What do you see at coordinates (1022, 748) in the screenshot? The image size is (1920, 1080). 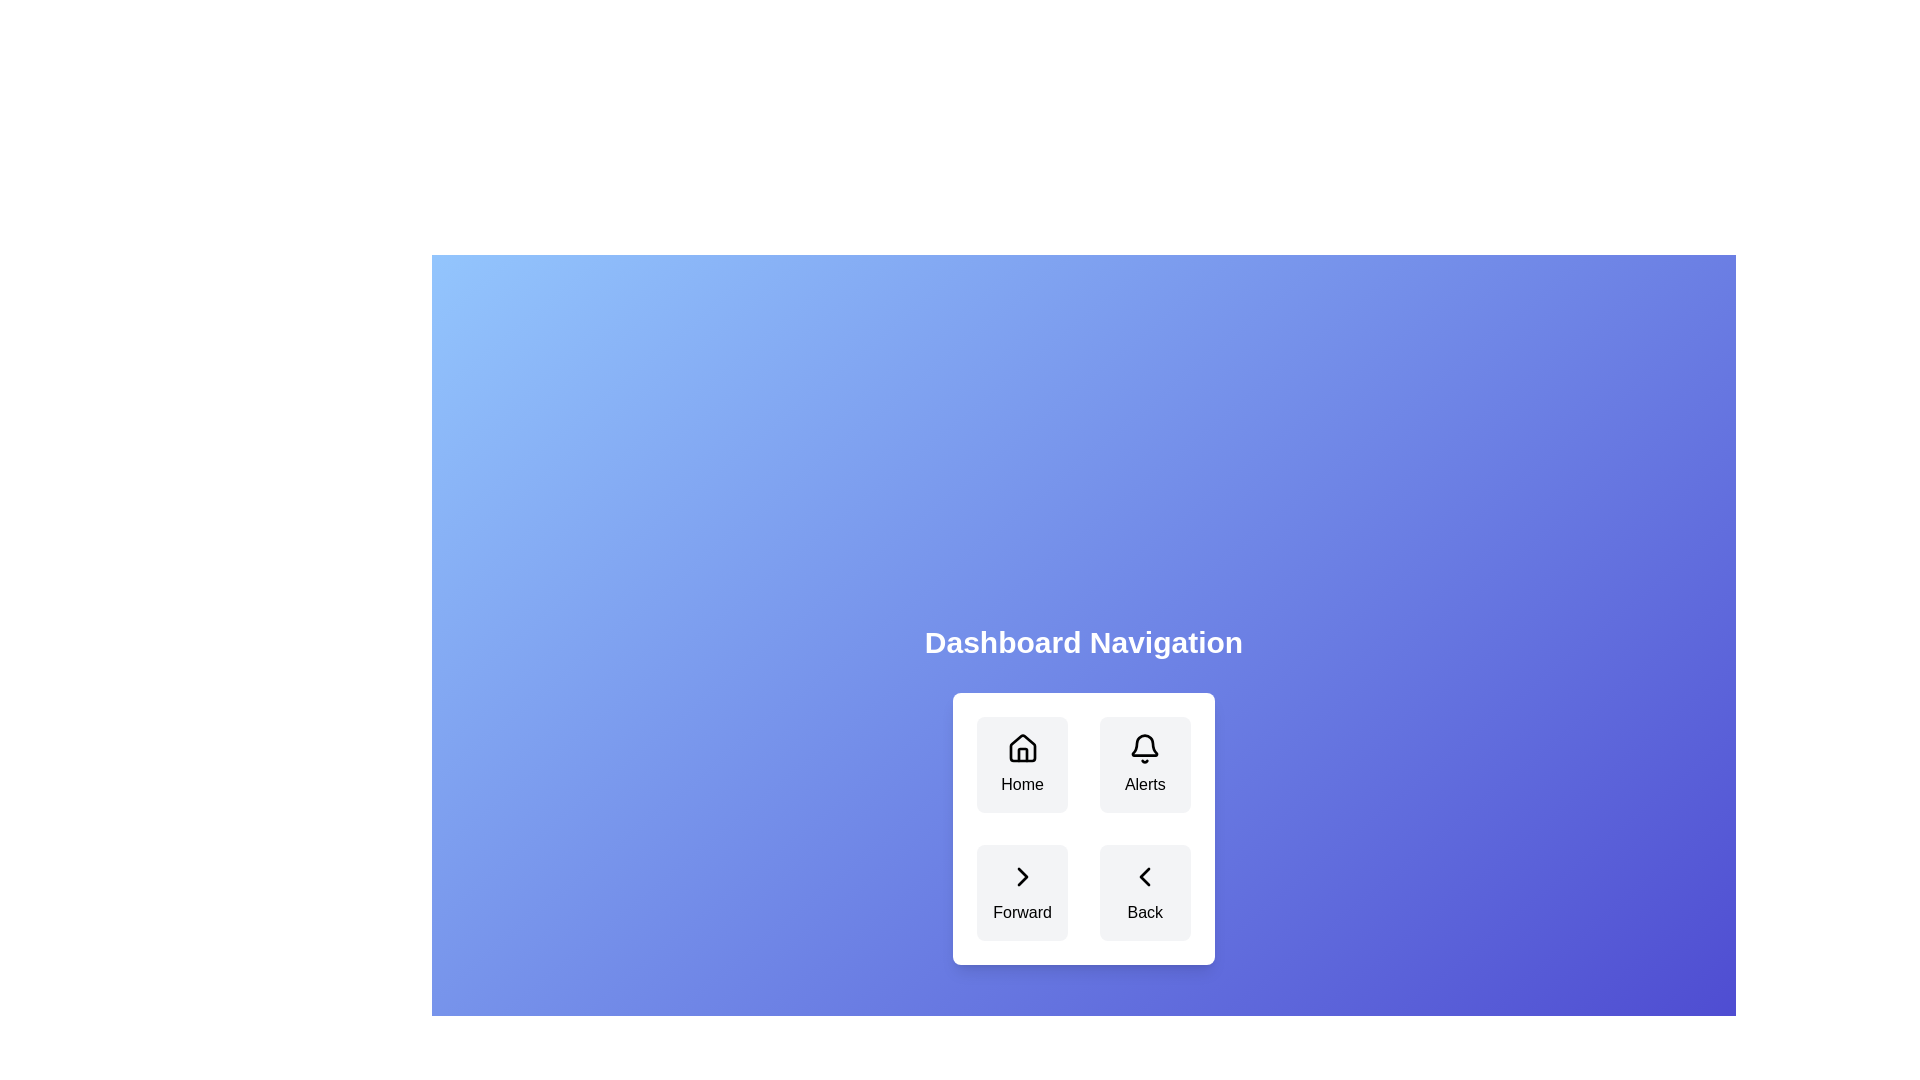 I see `the 'Home' button represented by a house icon in the top-left corner of the navigation panel` at bounding box center [1022, 748].